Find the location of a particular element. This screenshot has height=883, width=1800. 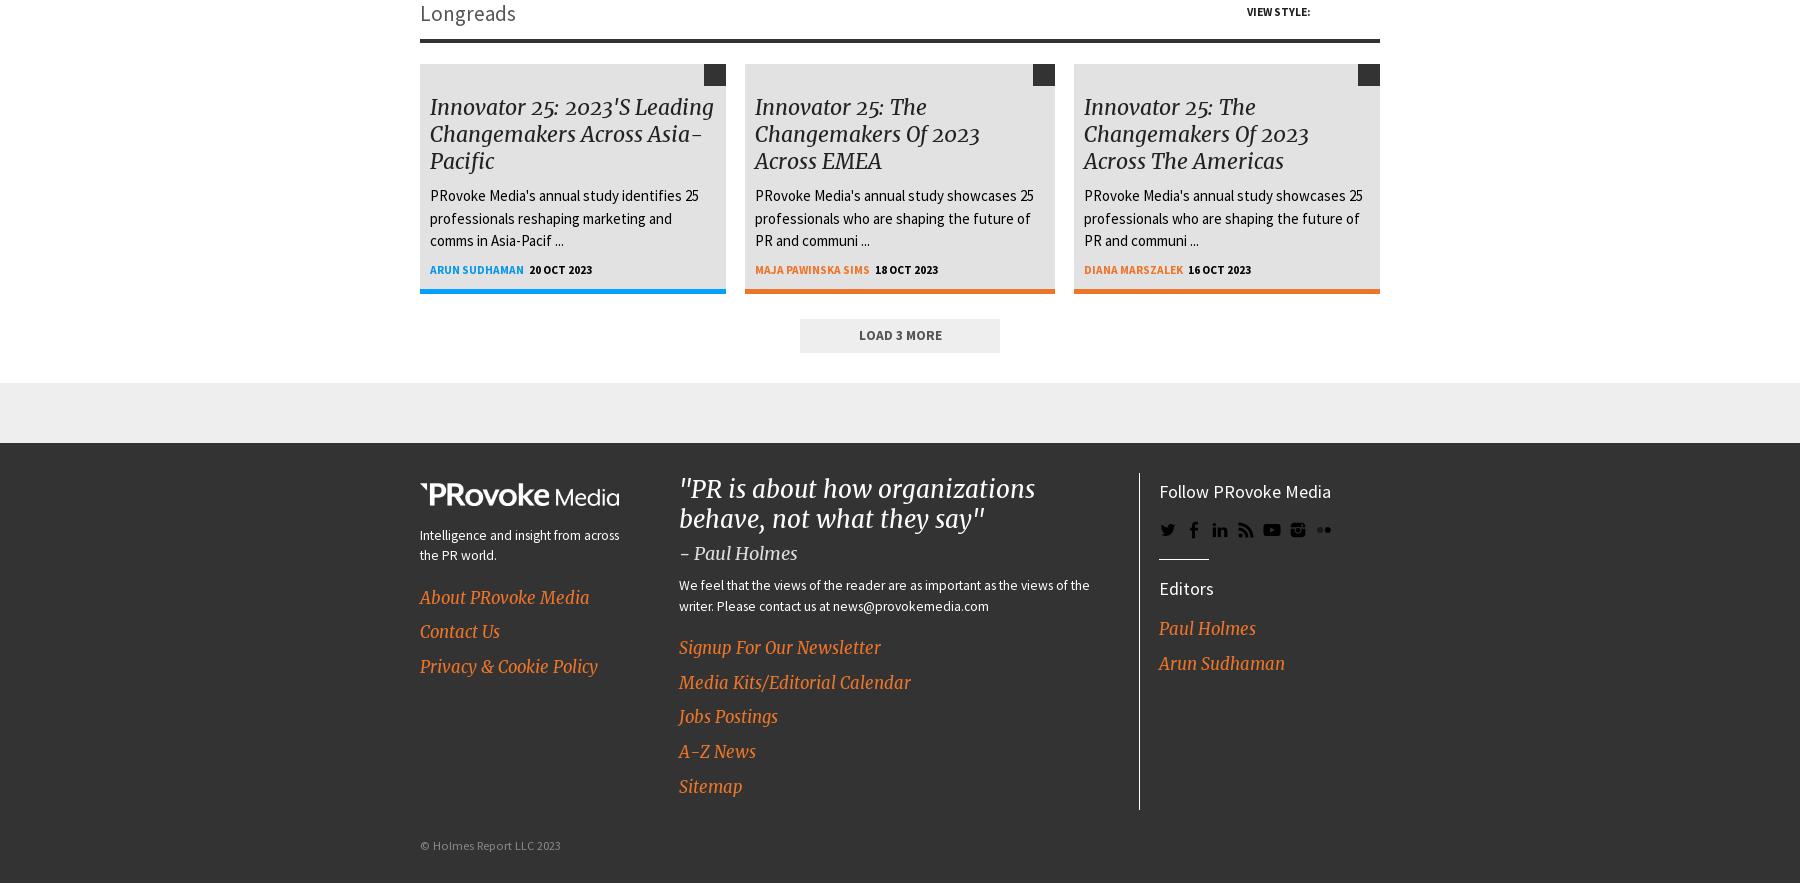

'Paul Holmes' is located at coordinates (1206, 629).